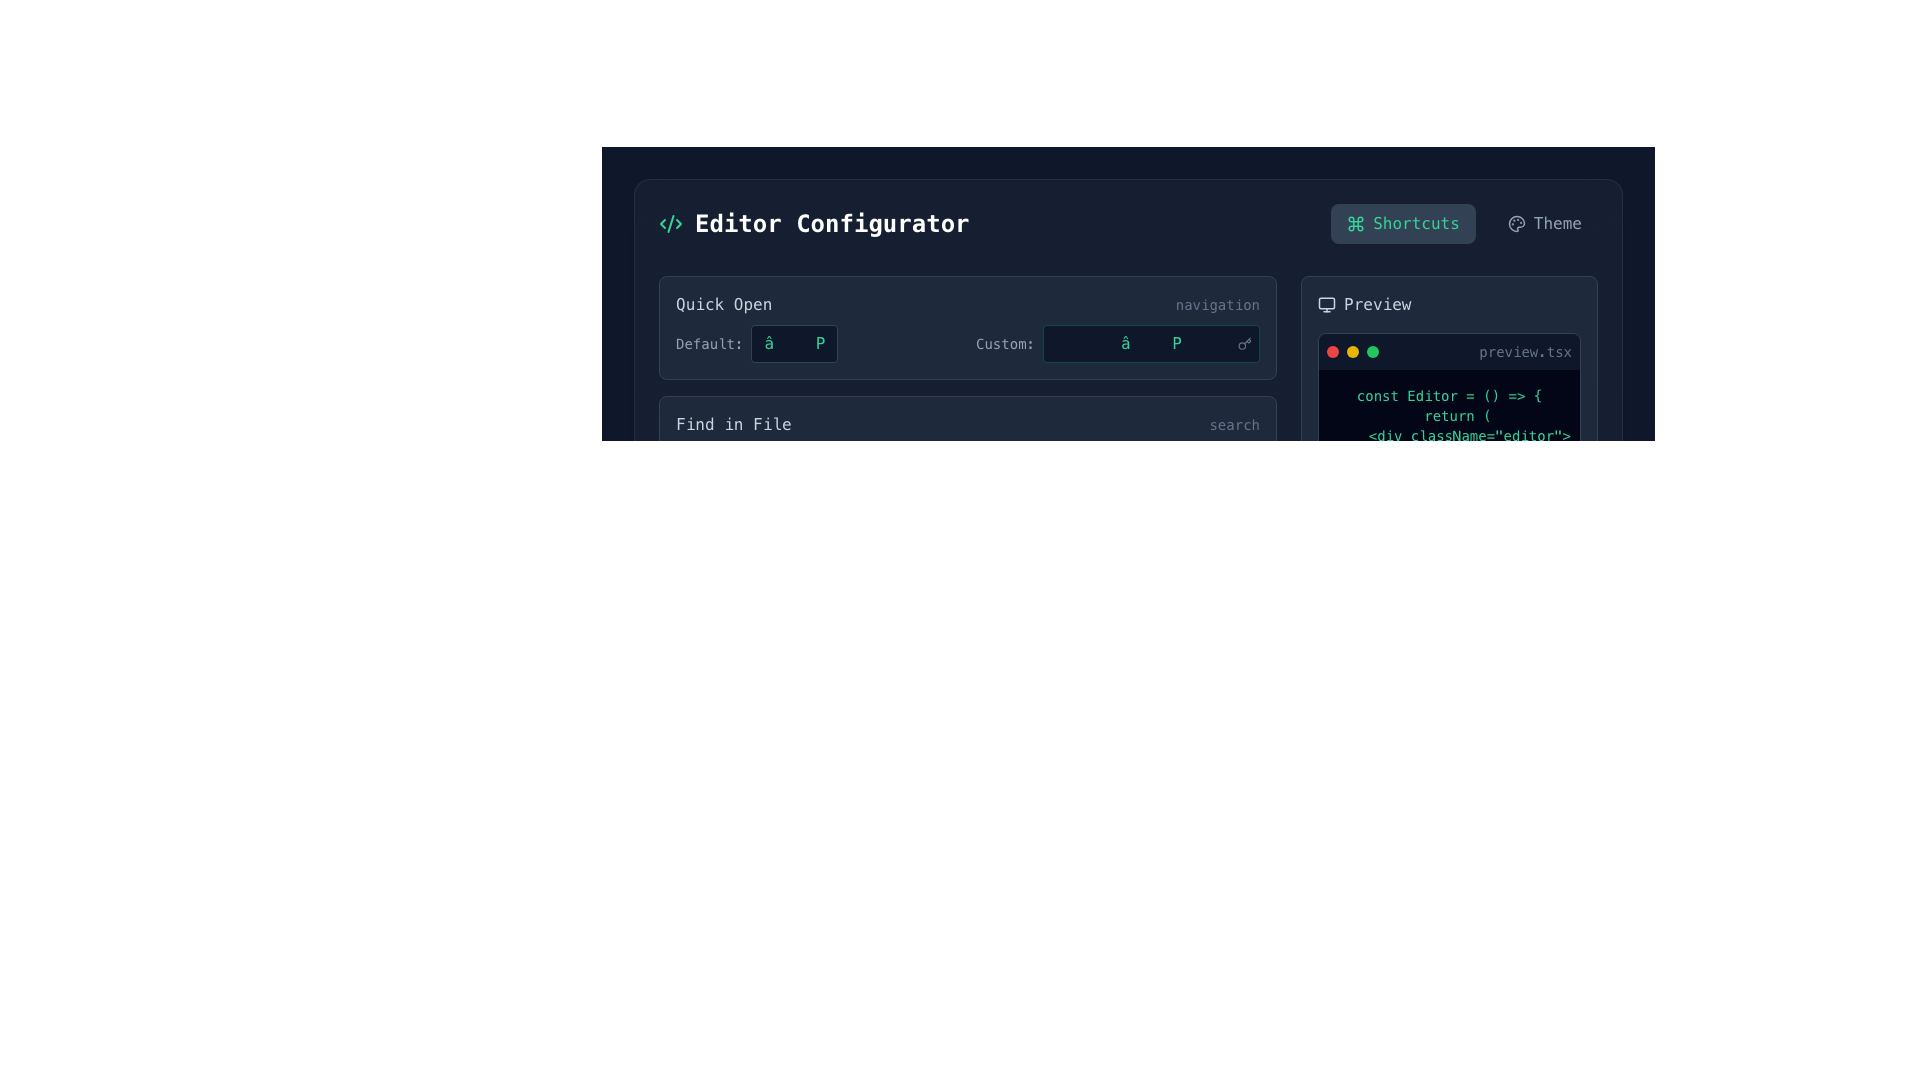 The image size is (1920, 1080). I want to click on the graphical icon embedded within the 'Shortcuts' button, located near the upper-right corner of the interface, so click(1356, 223).